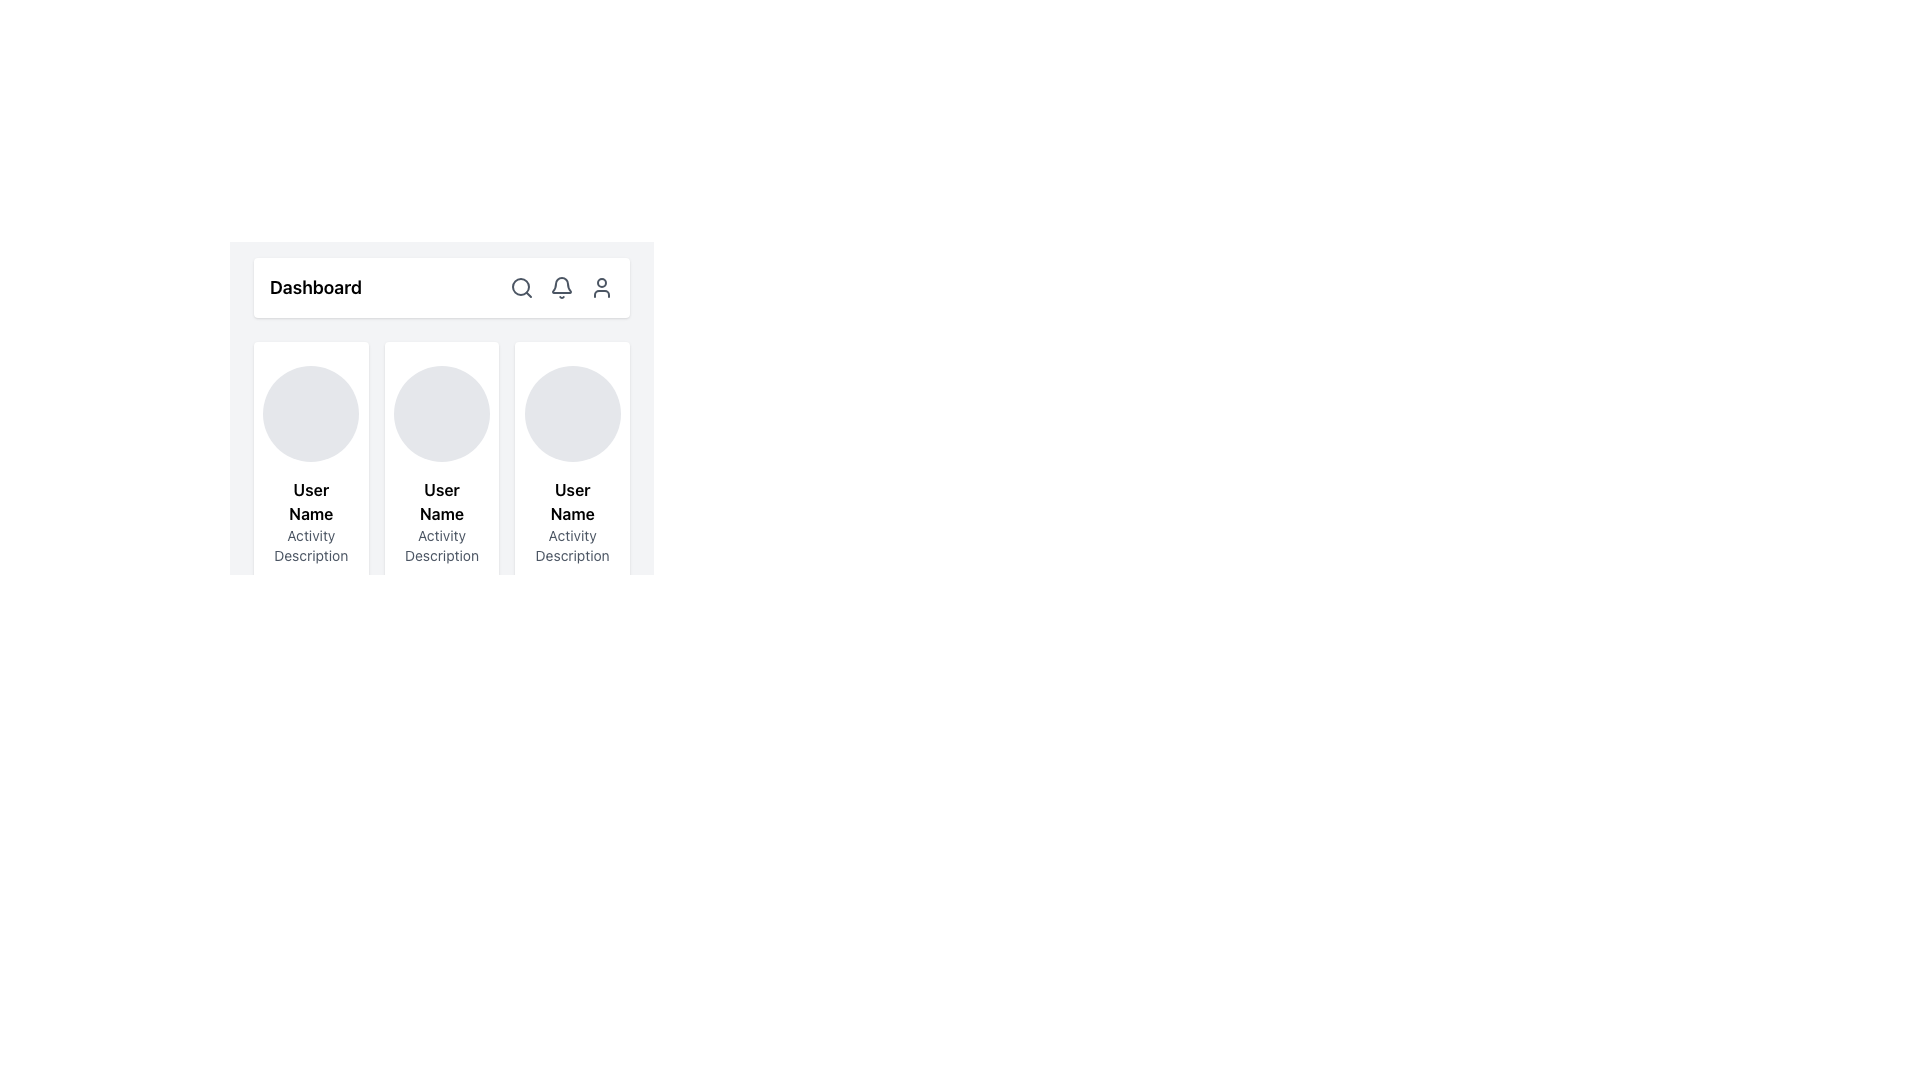 This screenshot has width=1920, height=1080. What do you see at coordinates (600, 288) in the screenshot?
I see `the user icon, which is a line-drawn style icon with a circular head and curved body, located in the top-right corner of the navigation bar` at bounding box center [600, 288].